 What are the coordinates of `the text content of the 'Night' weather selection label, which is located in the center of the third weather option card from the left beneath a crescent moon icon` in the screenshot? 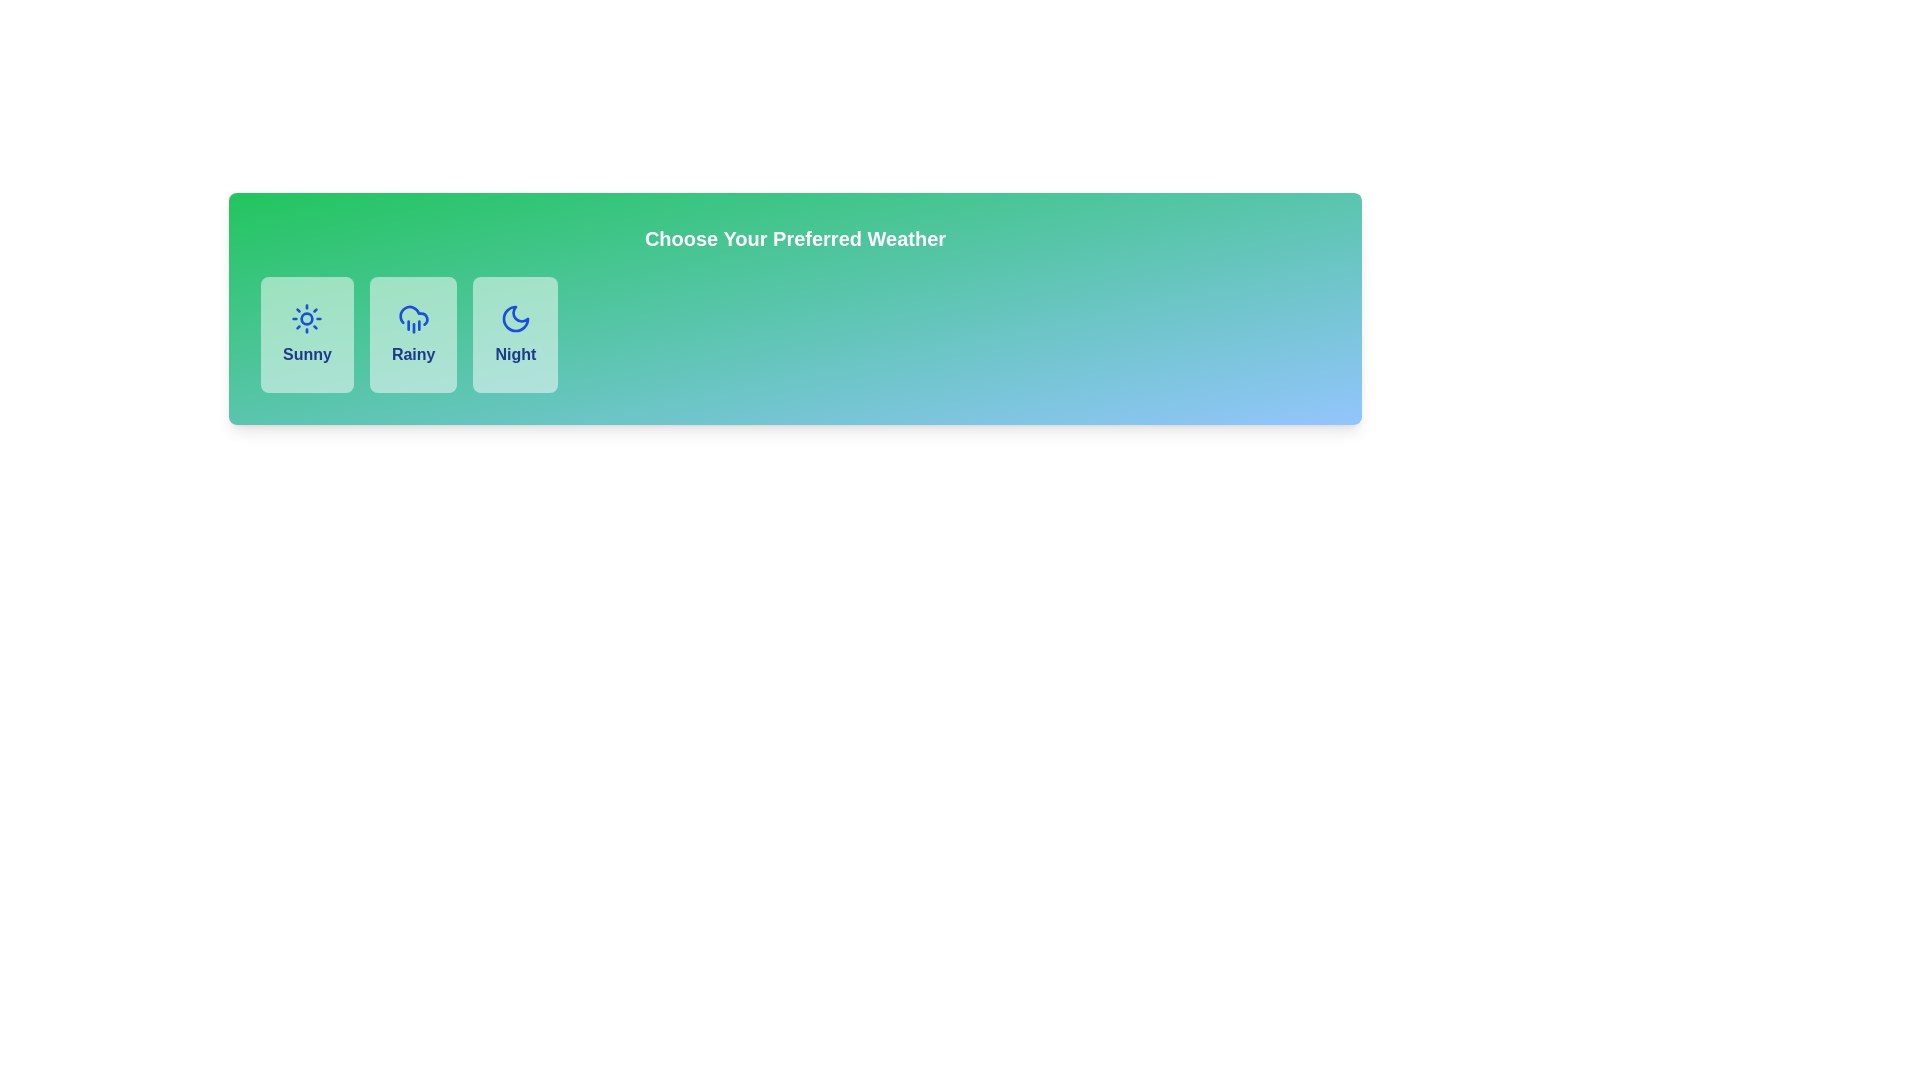 It's located at (515, 353).